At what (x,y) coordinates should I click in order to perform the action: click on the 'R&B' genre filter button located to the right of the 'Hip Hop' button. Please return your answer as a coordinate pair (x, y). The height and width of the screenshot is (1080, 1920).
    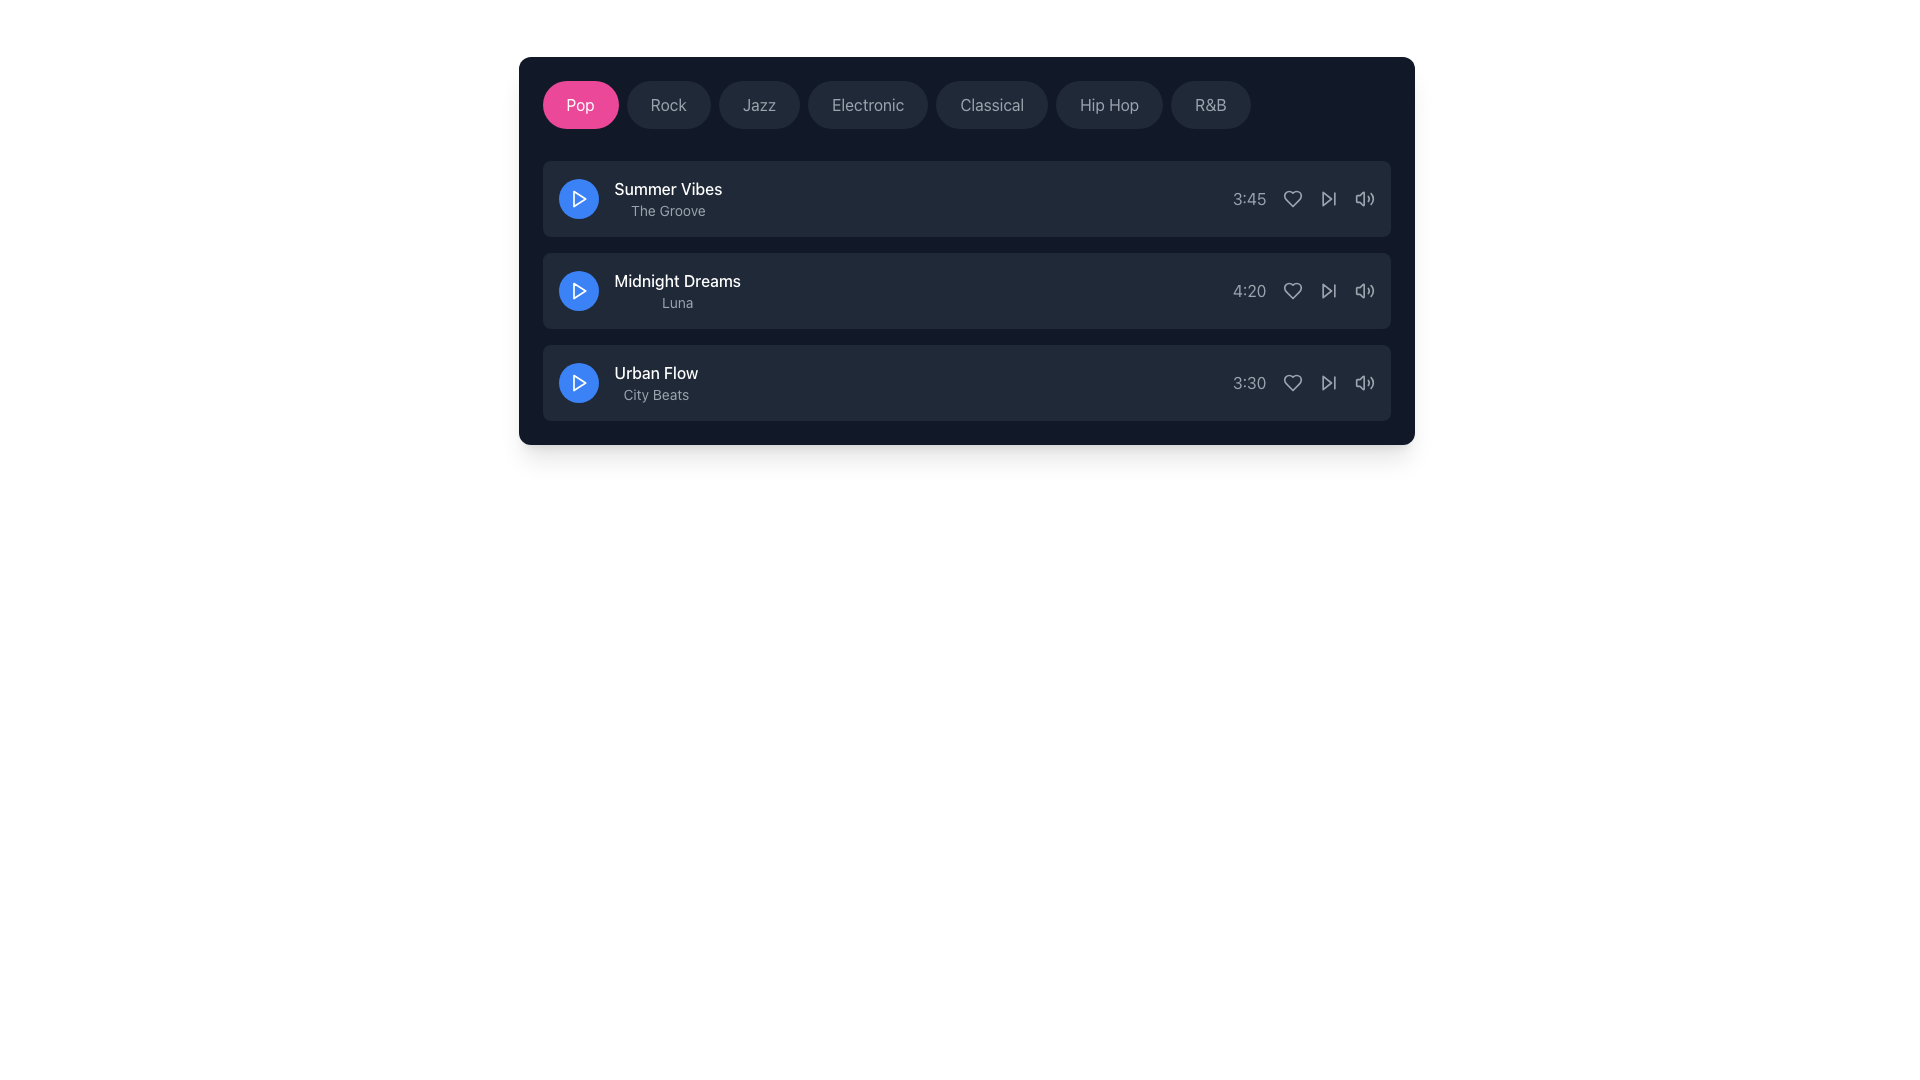
    Looking at the image, I should click on (1209, 104).